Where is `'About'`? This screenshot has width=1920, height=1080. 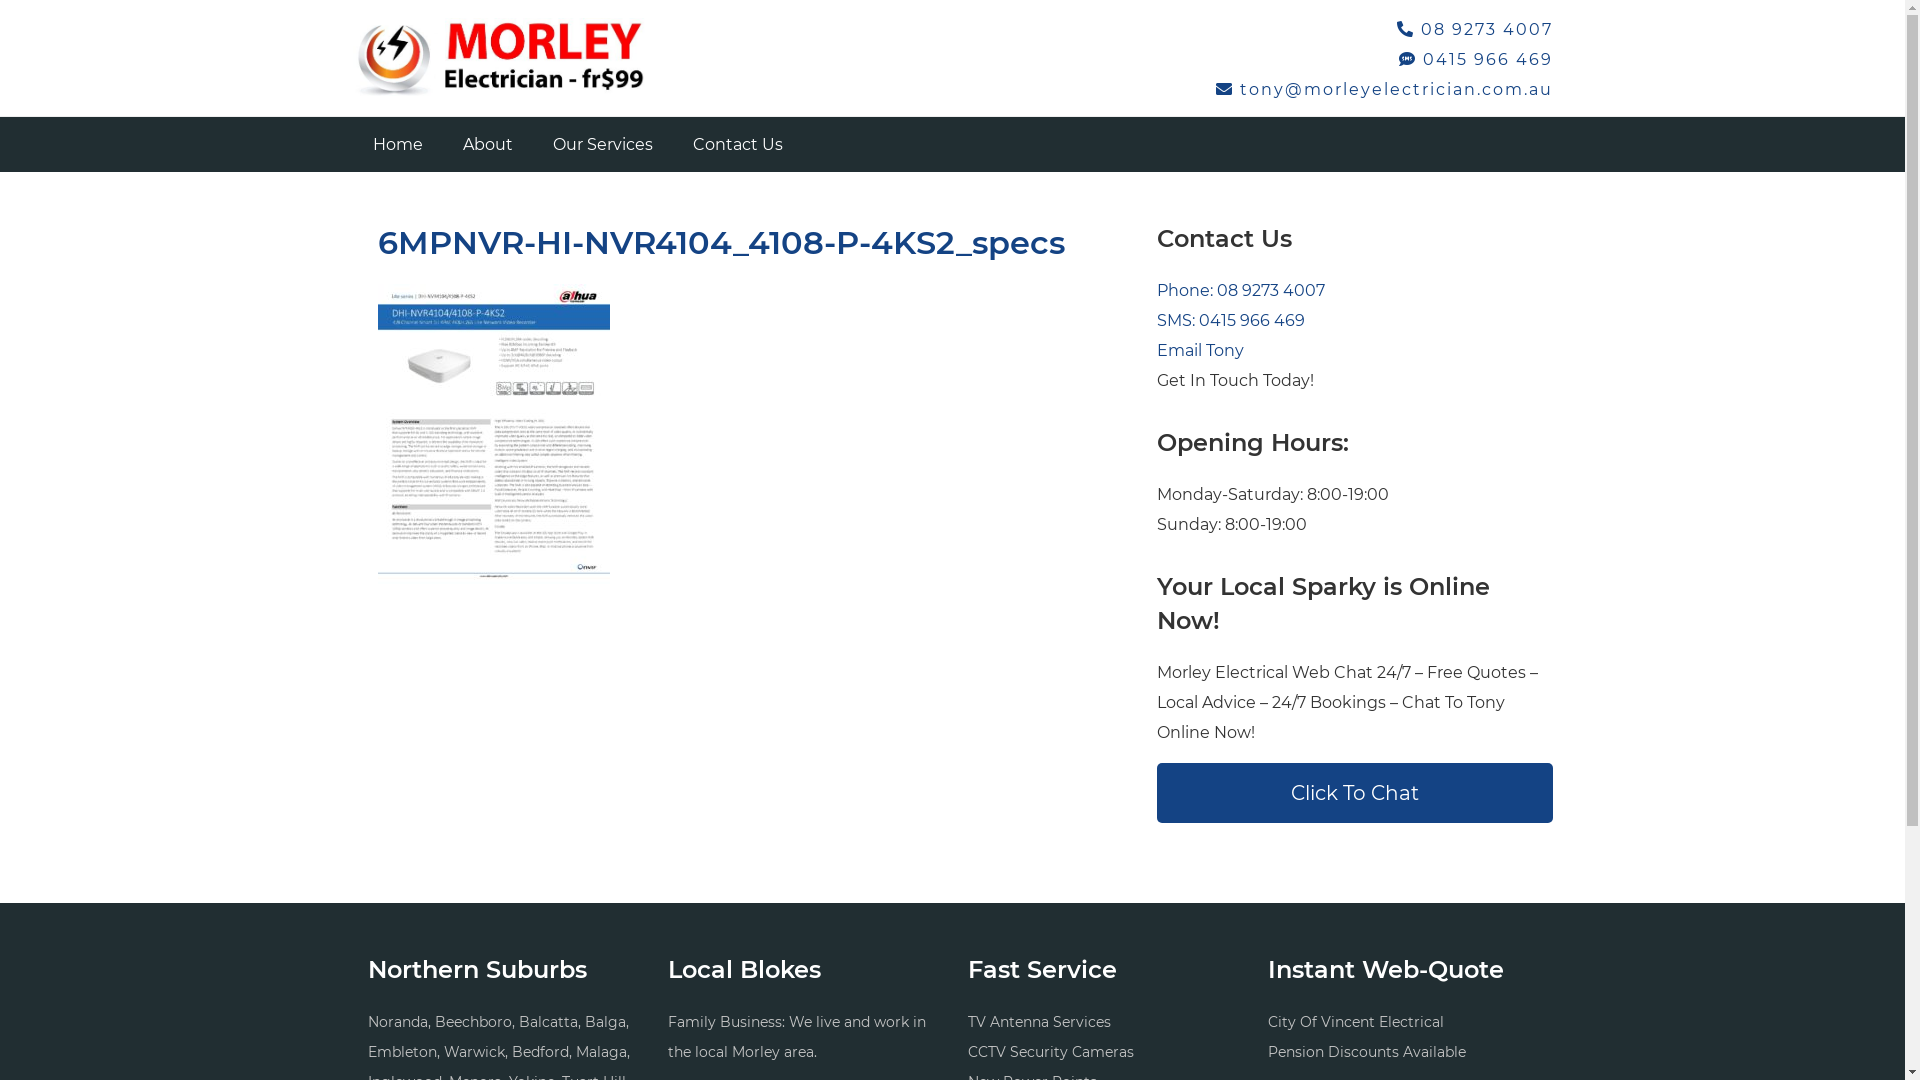 'About' is located at coordinates (440, 143).